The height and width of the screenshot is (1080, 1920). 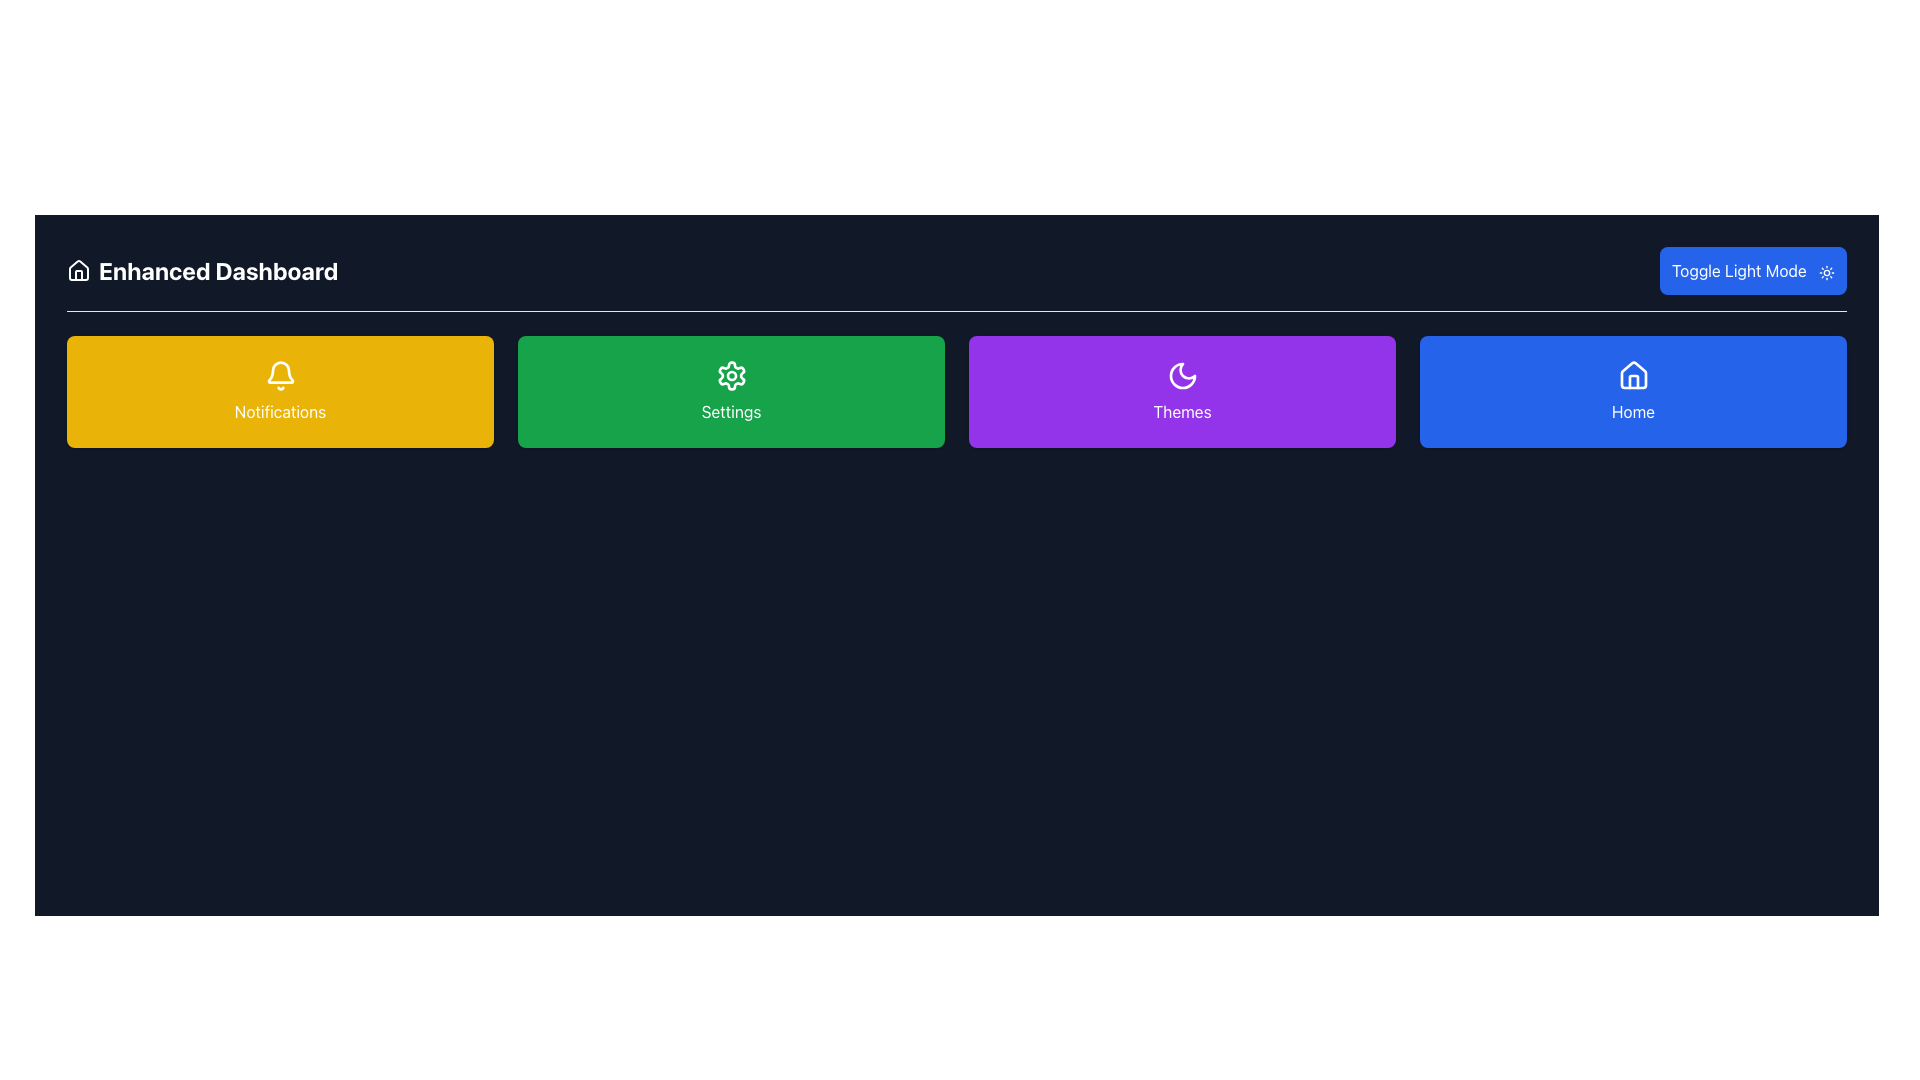 What do you see at coordinates (730, 375) in the screenshot?
I see `the cogwheel icon located centrally within the green 'Settings' button` at bounding box center [730, 375].